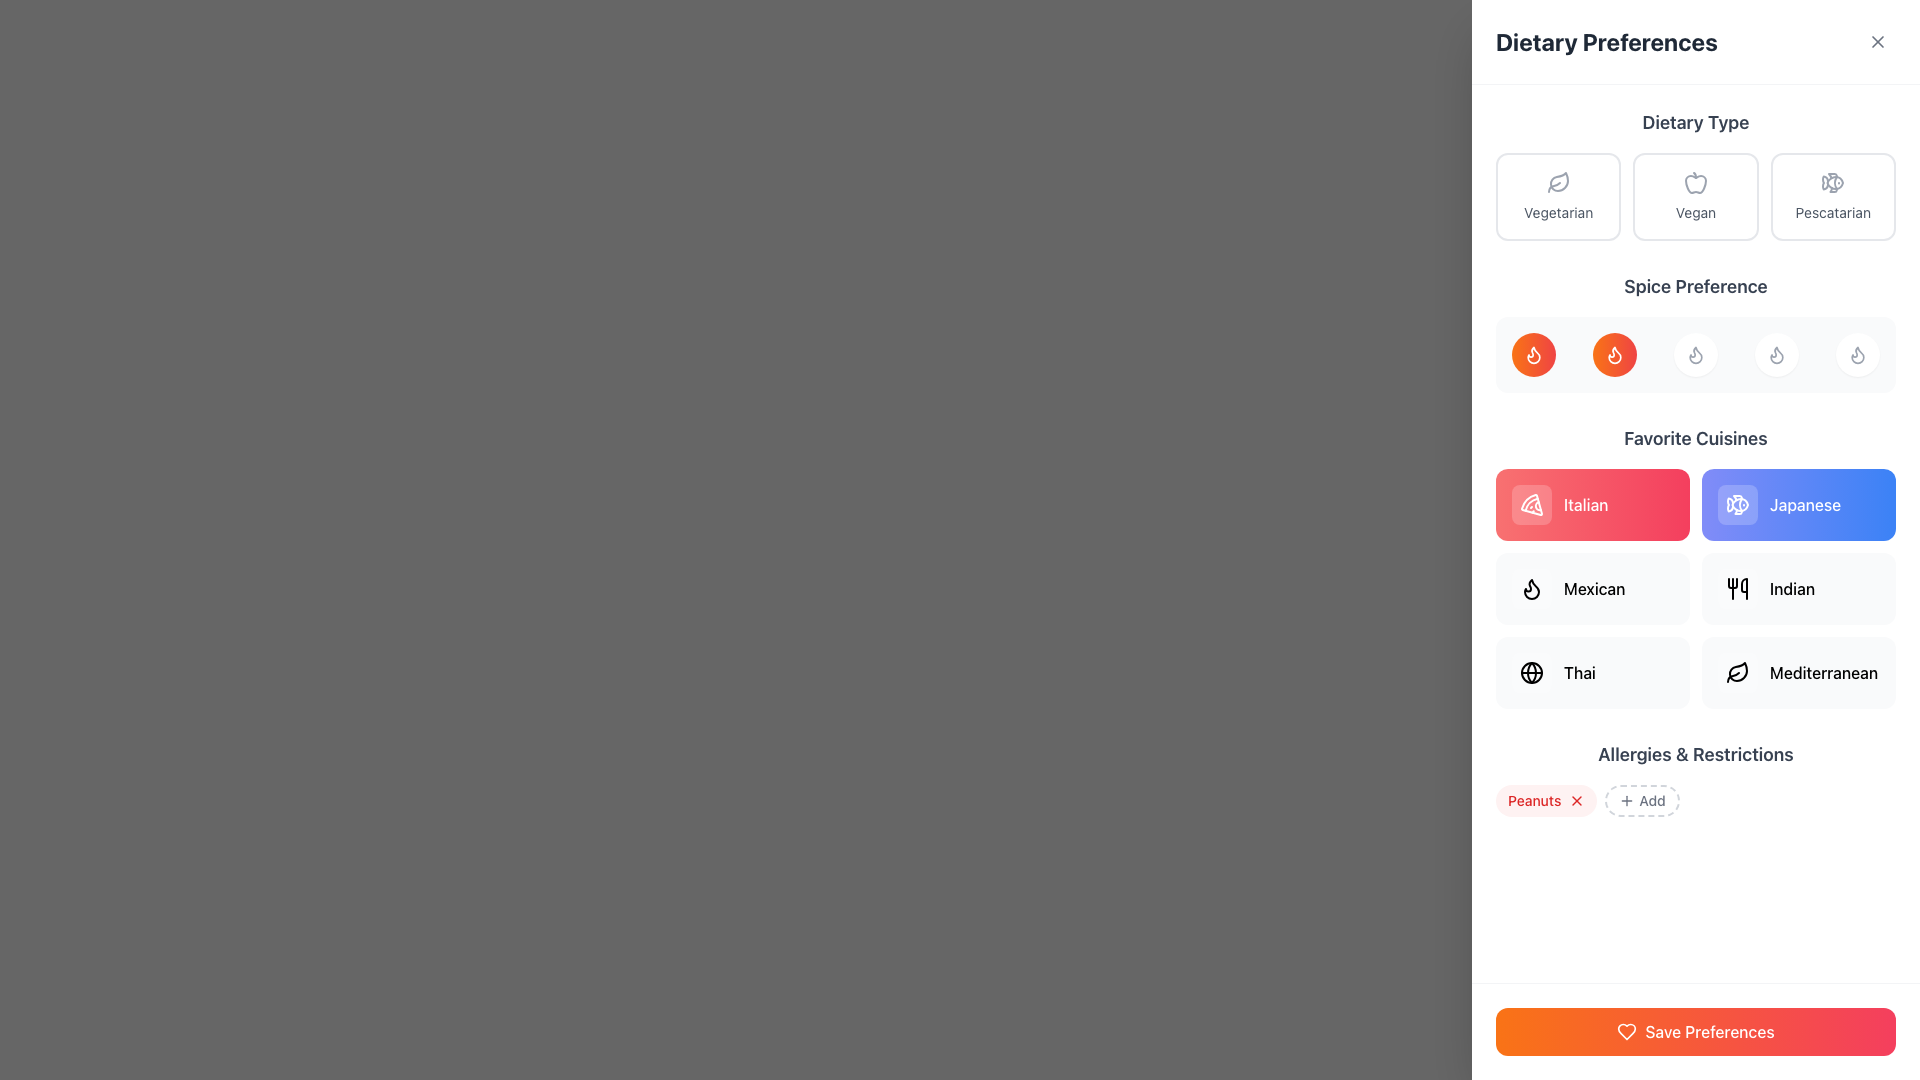 The height and width of the screenshot is (1080, 1920). What do you see at coordinates (1799, 588) in the screenshot?
I see `the 'Indian' button, which is located in the second row and second column of the 'Favorite Cuisines' section` at bounding box center [1799, 588].